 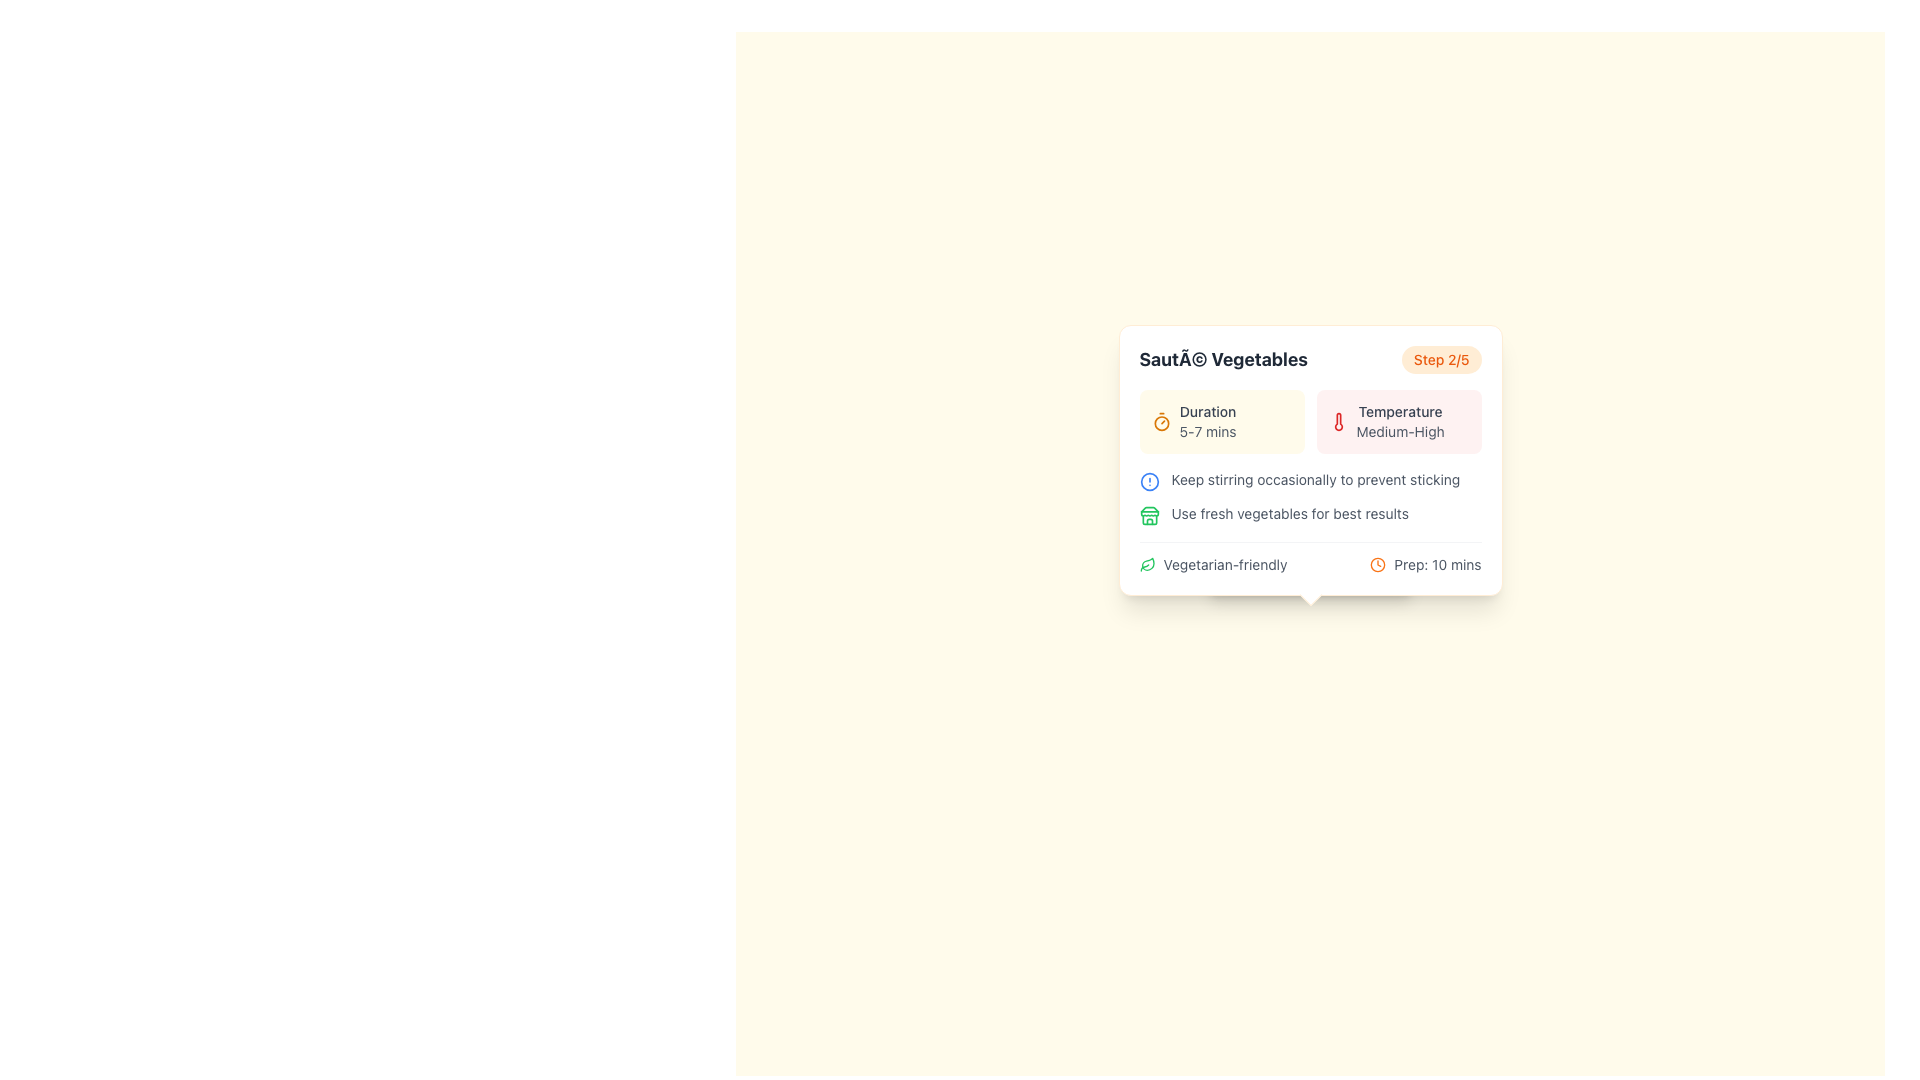 I want to click on the vegetarian-friendly icon located in the middle of the chef's hat icon at the bottom-left corner of the cooking steps card, so click(x=1235, y=571).